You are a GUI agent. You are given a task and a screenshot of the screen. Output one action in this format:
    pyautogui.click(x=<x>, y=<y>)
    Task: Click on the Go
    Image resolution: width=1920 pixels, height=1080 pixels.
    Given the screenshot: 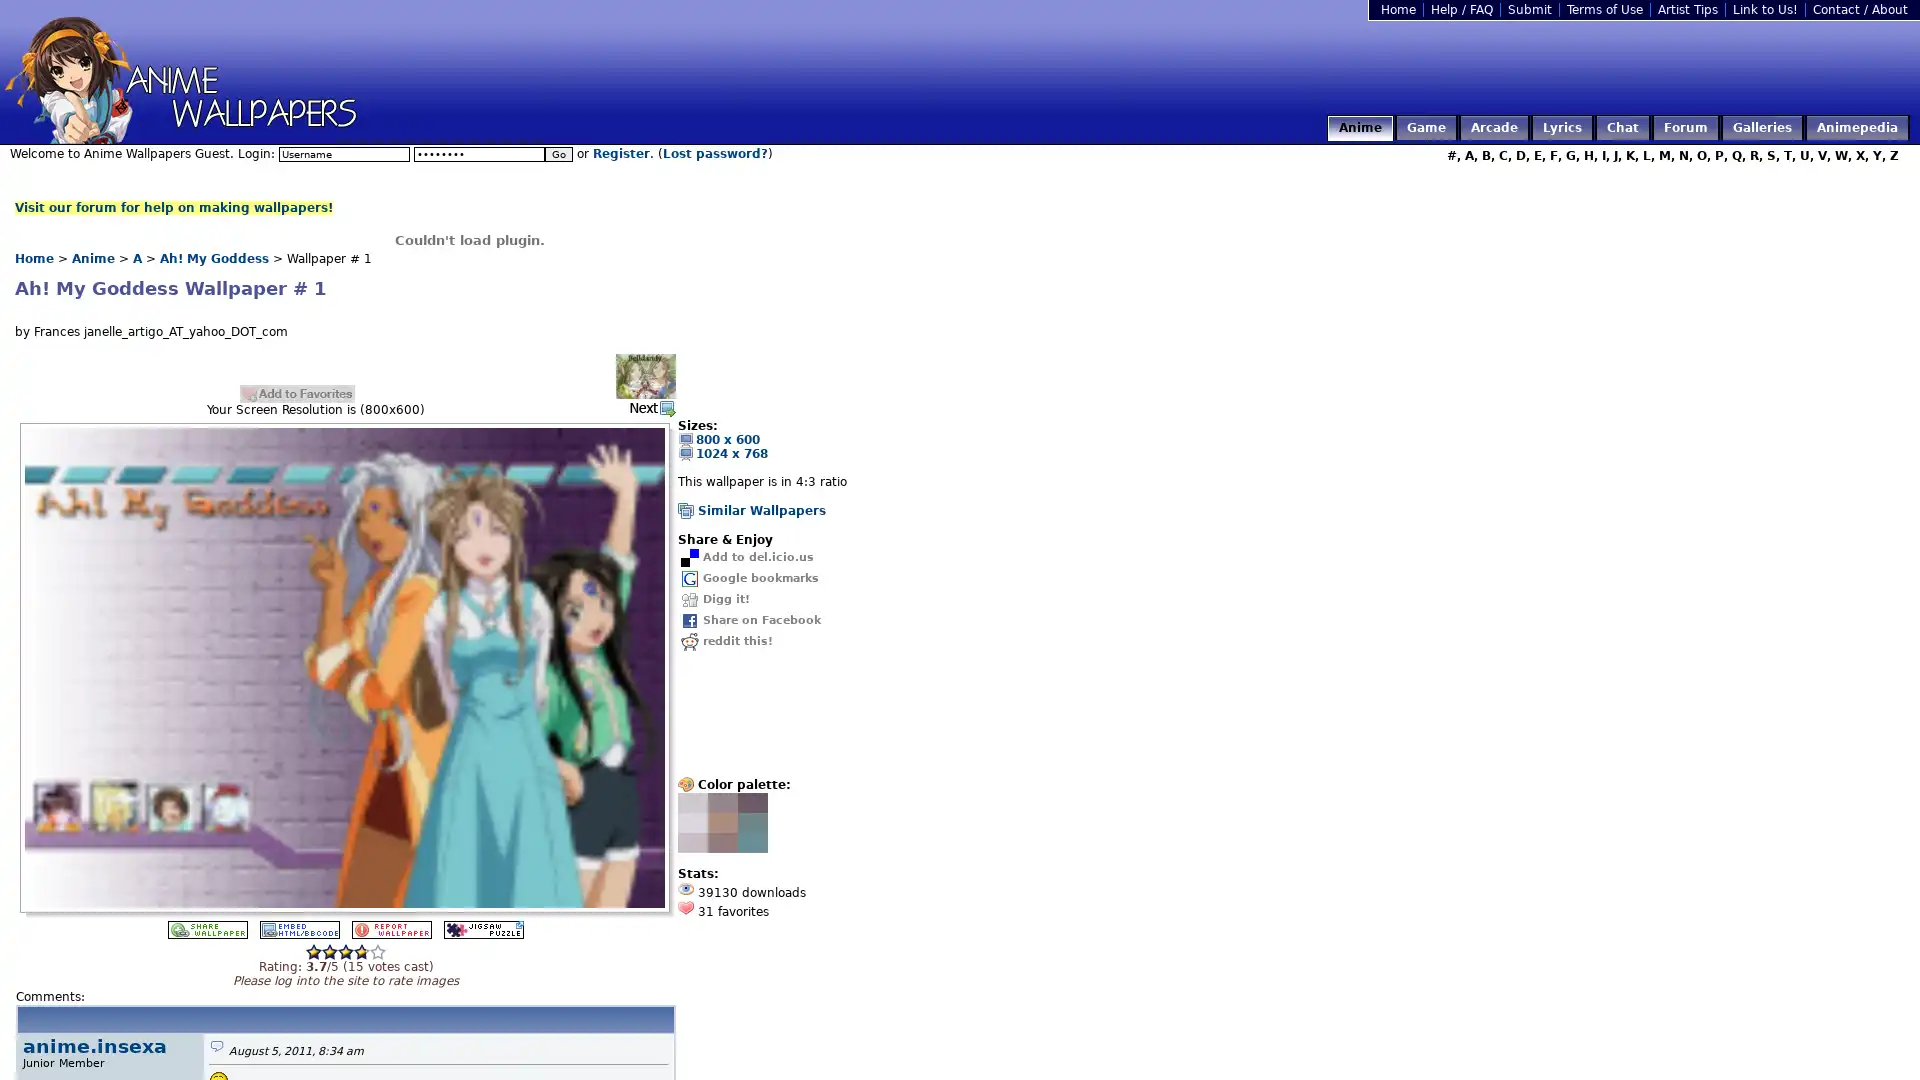 What is the action you would take?
    pyautogui.click(x=558, y=153)
    